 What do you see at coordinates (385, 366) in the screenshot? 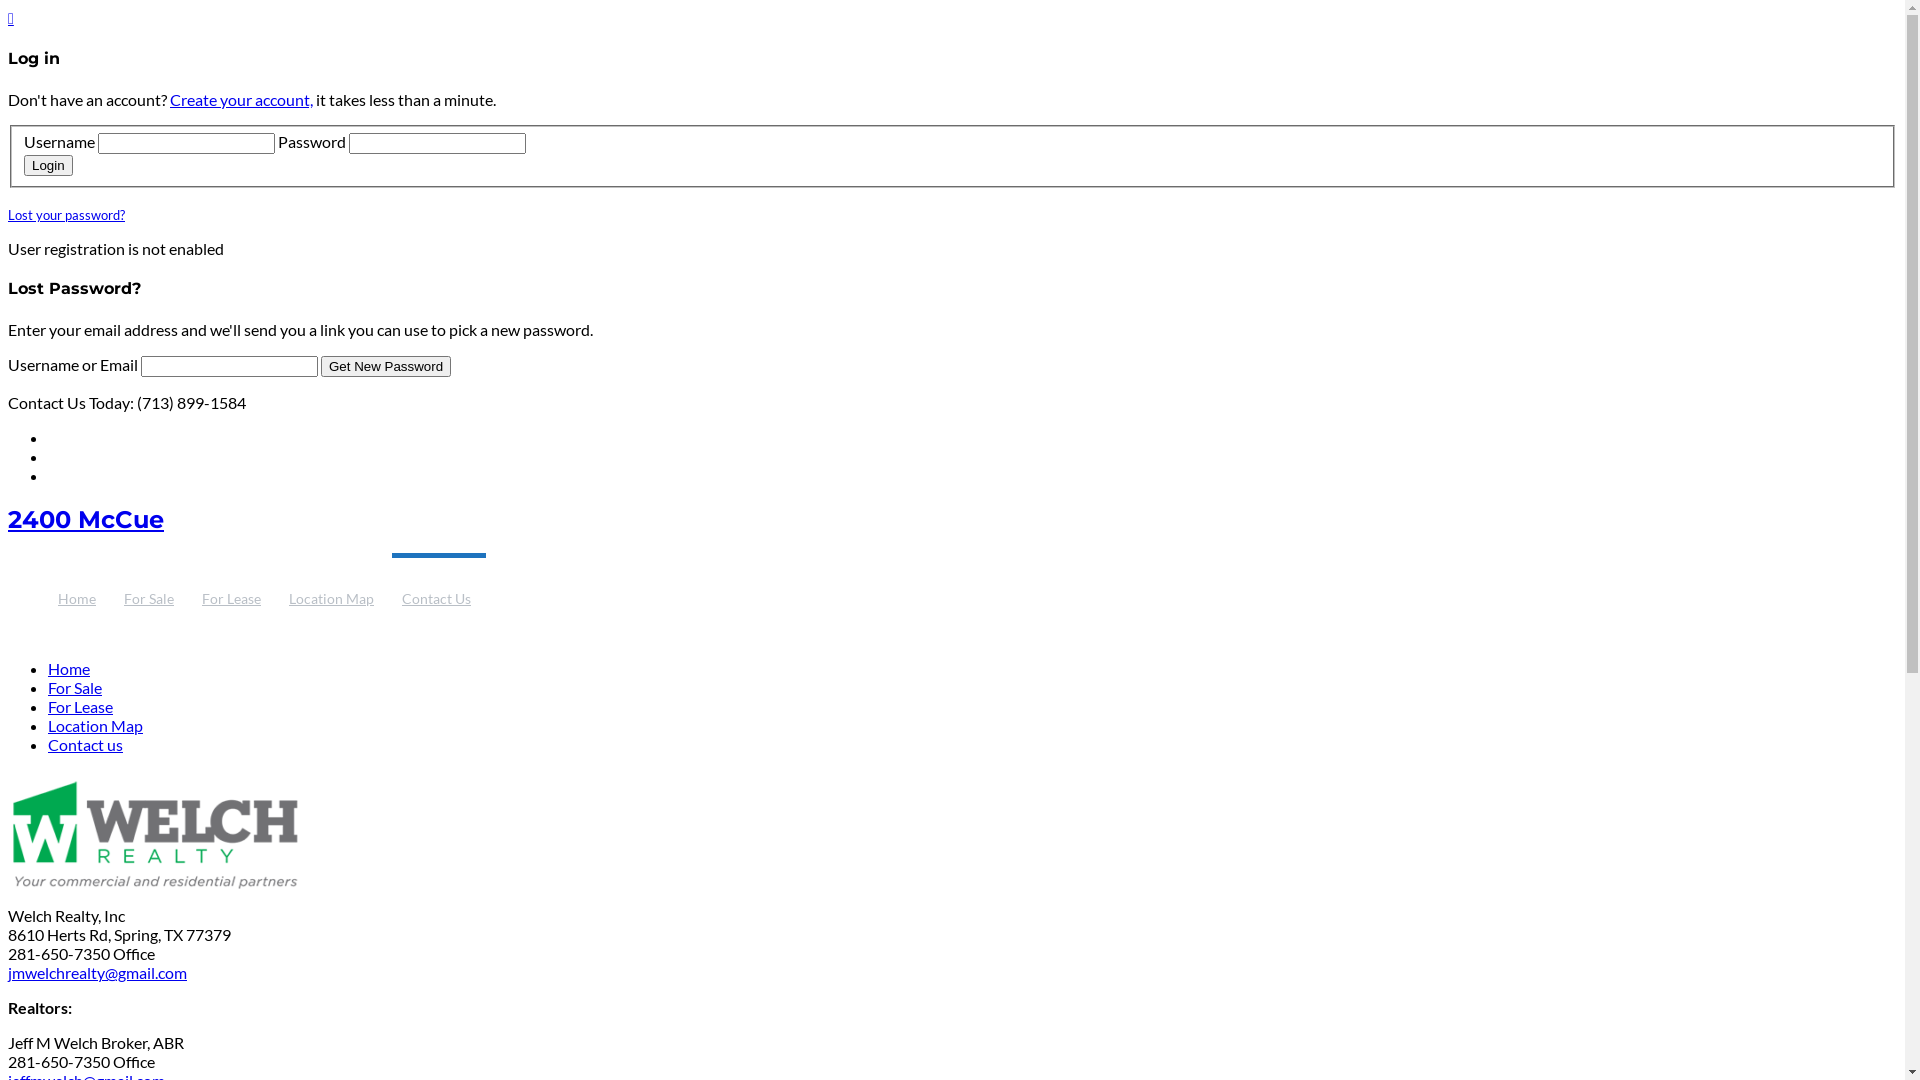
I see `'Get New Password'` at bounding box center [385, 366].